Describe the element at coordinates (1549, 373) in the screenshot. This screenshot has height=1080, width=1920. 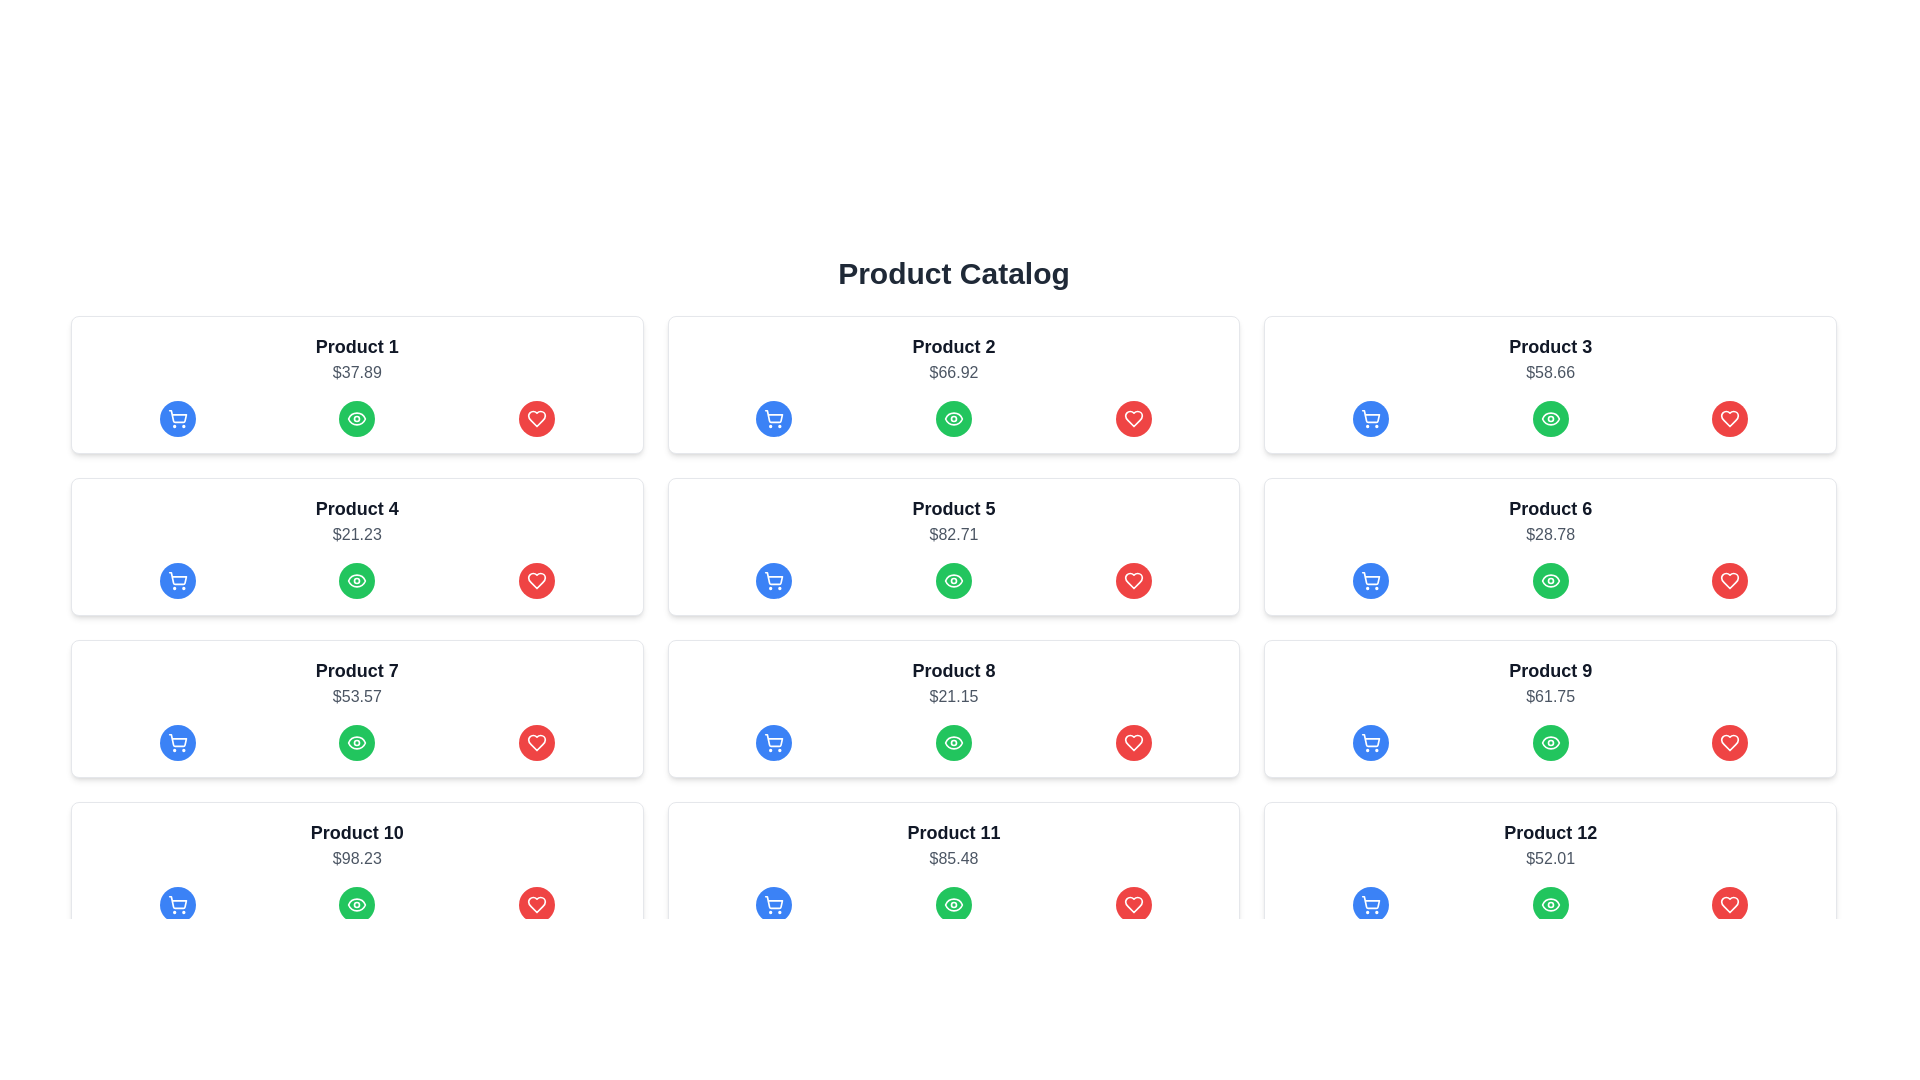
I see `the price information text located in the 'Product 3' card` at that location.